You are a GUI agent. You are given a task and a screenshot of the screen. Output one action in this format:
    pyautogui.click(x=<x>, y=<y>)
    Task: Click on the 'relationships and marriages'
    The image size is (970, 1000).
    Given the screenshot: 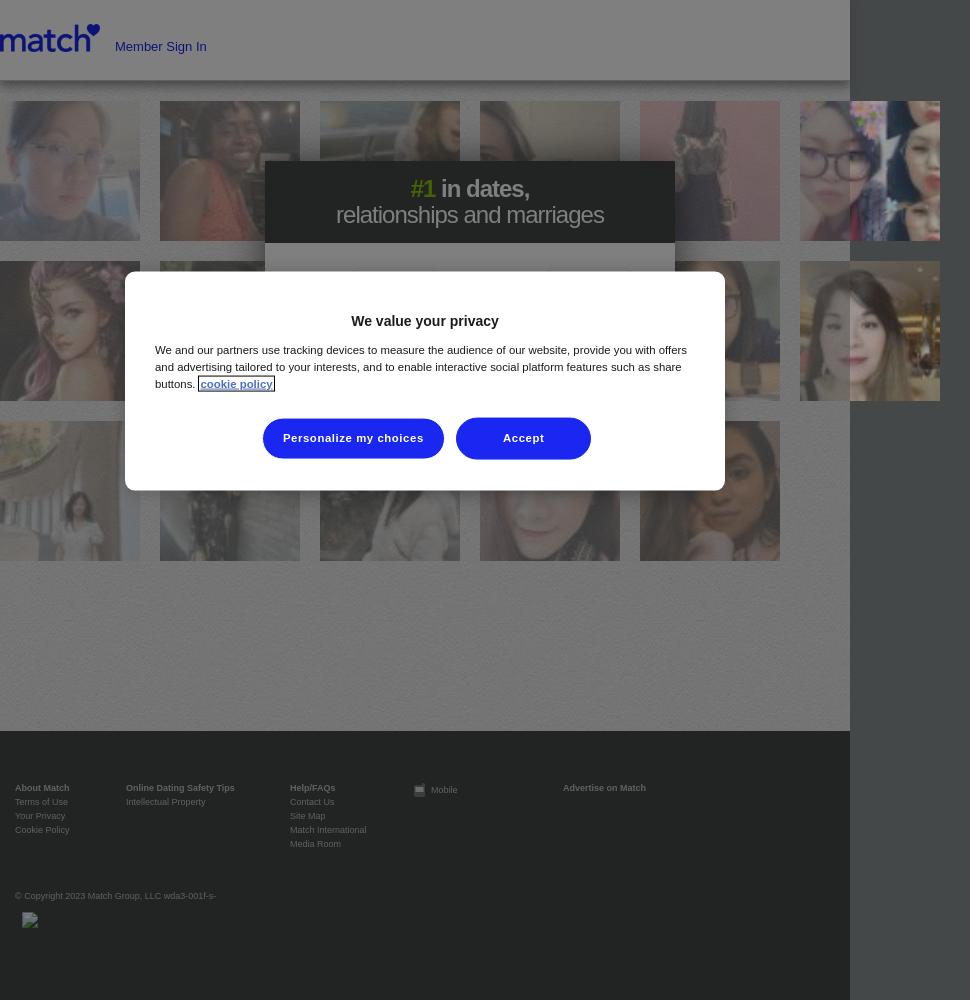 What is the action you would take?
    pyautogui.click(x=468, y=213)
    